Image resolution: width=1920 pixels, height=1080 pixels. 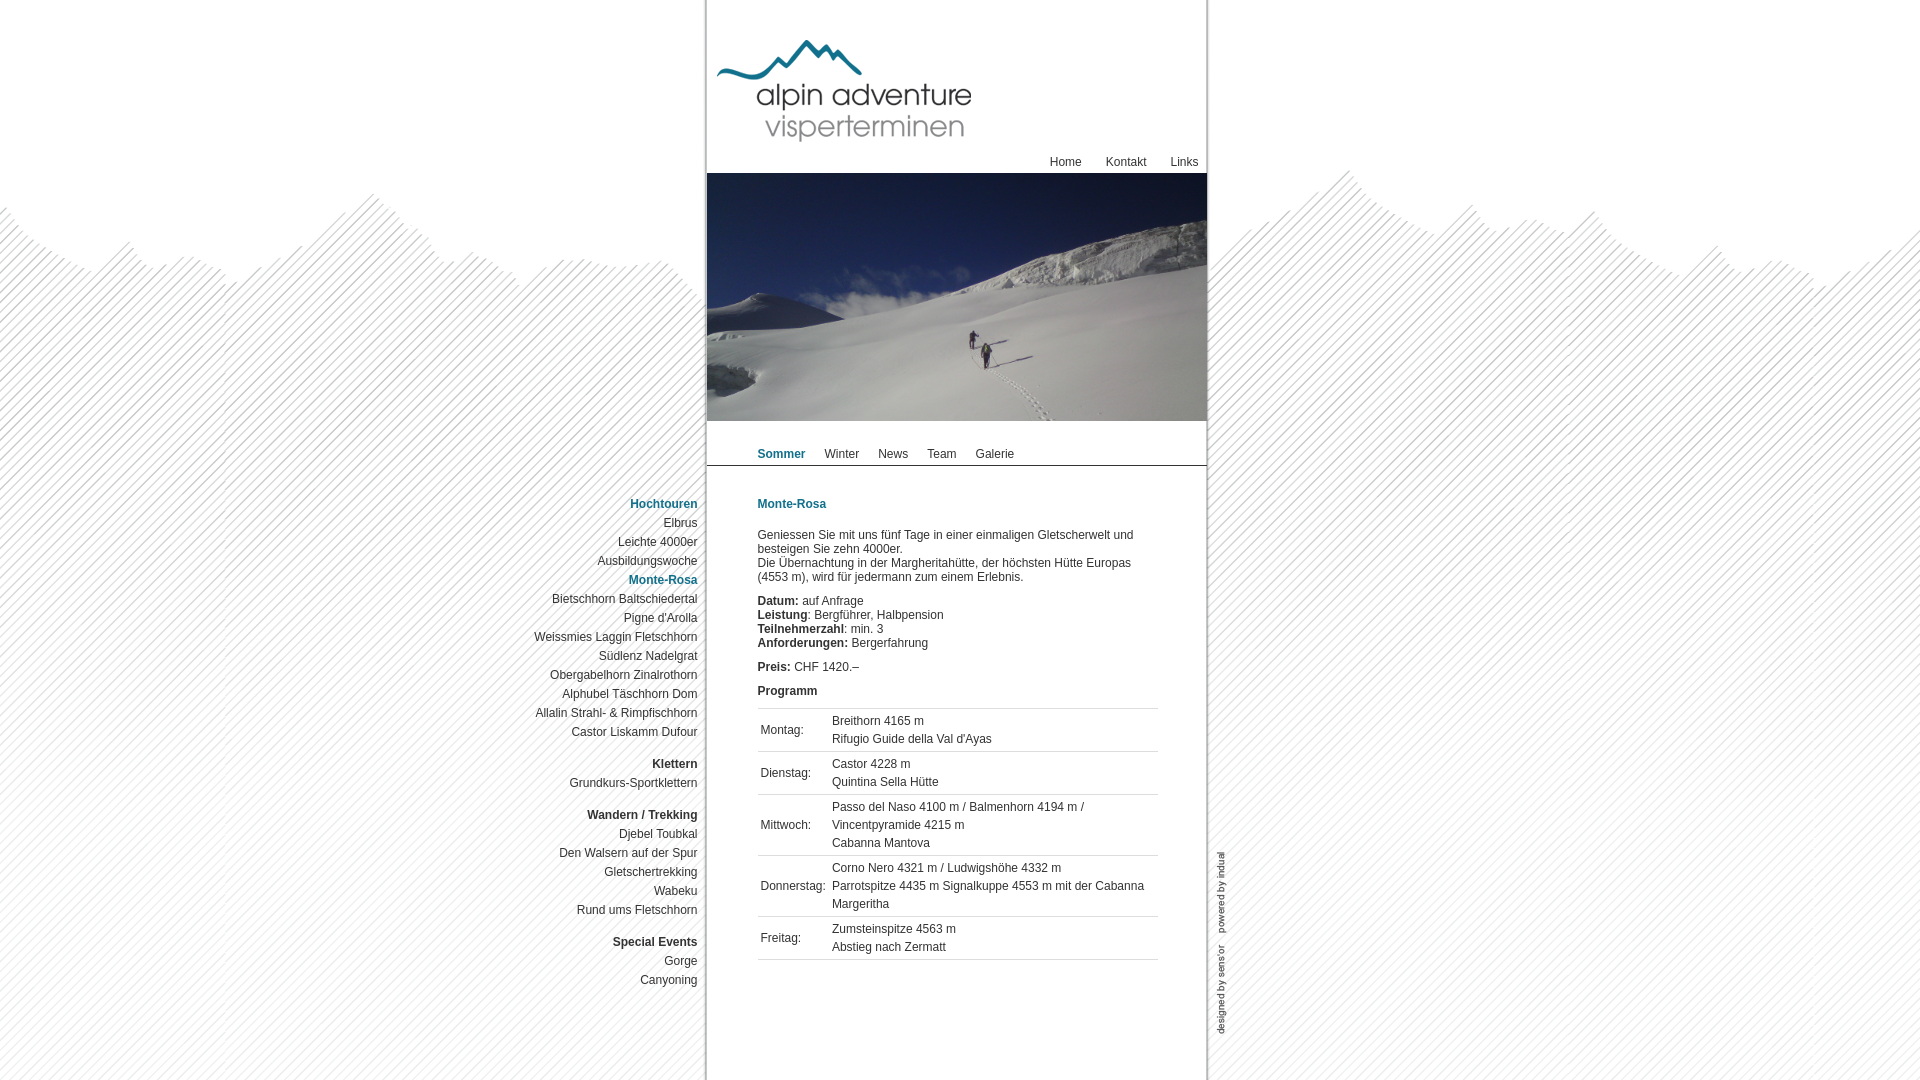 What do you see at coordinates (1126, 161) in the screenshot?
I see `'Kontakt'` at bounding box center [1126, 161].